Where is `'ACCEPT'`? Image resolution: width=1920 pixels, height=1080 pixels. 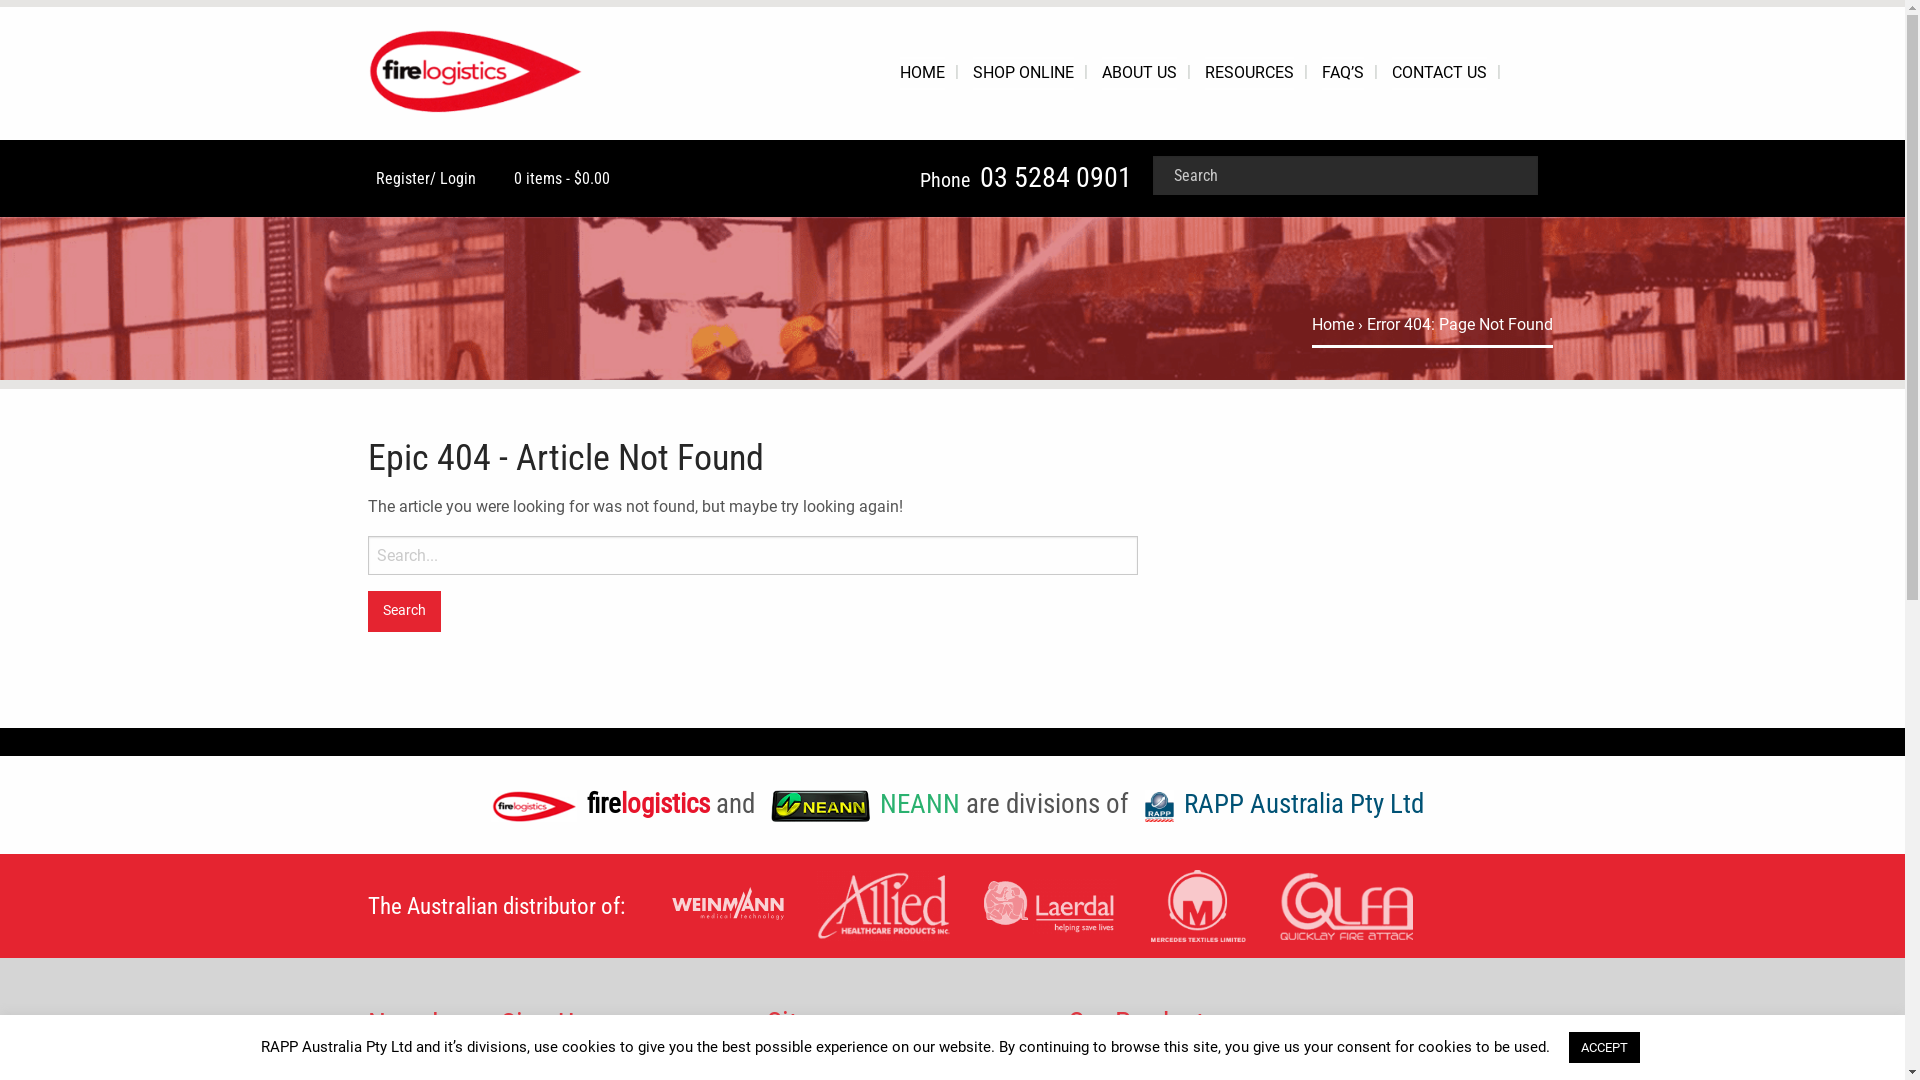
'ACCEPT' is located at coordinates (1603, 1046).